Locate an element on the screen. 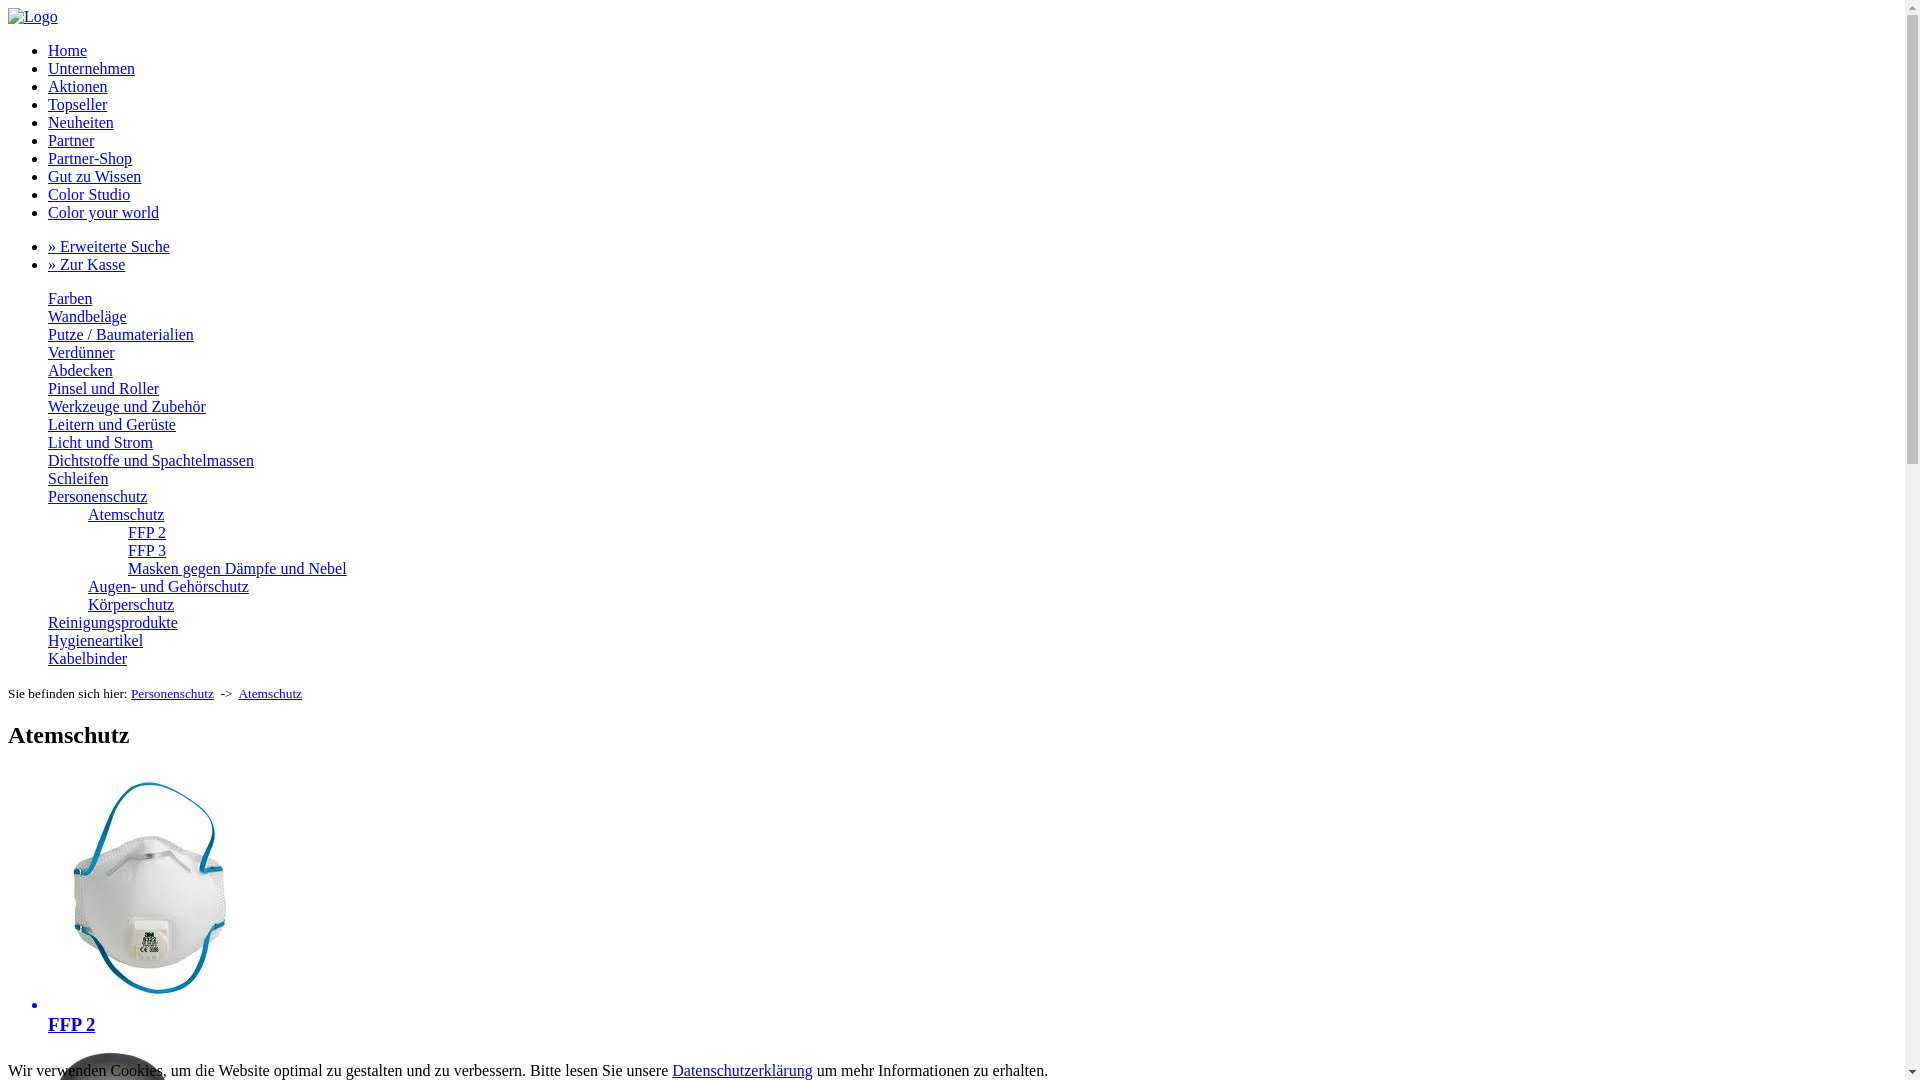 This screenshot has width=1920, height=1080. 'Personenschutz' is located at coordinates (172, 692).